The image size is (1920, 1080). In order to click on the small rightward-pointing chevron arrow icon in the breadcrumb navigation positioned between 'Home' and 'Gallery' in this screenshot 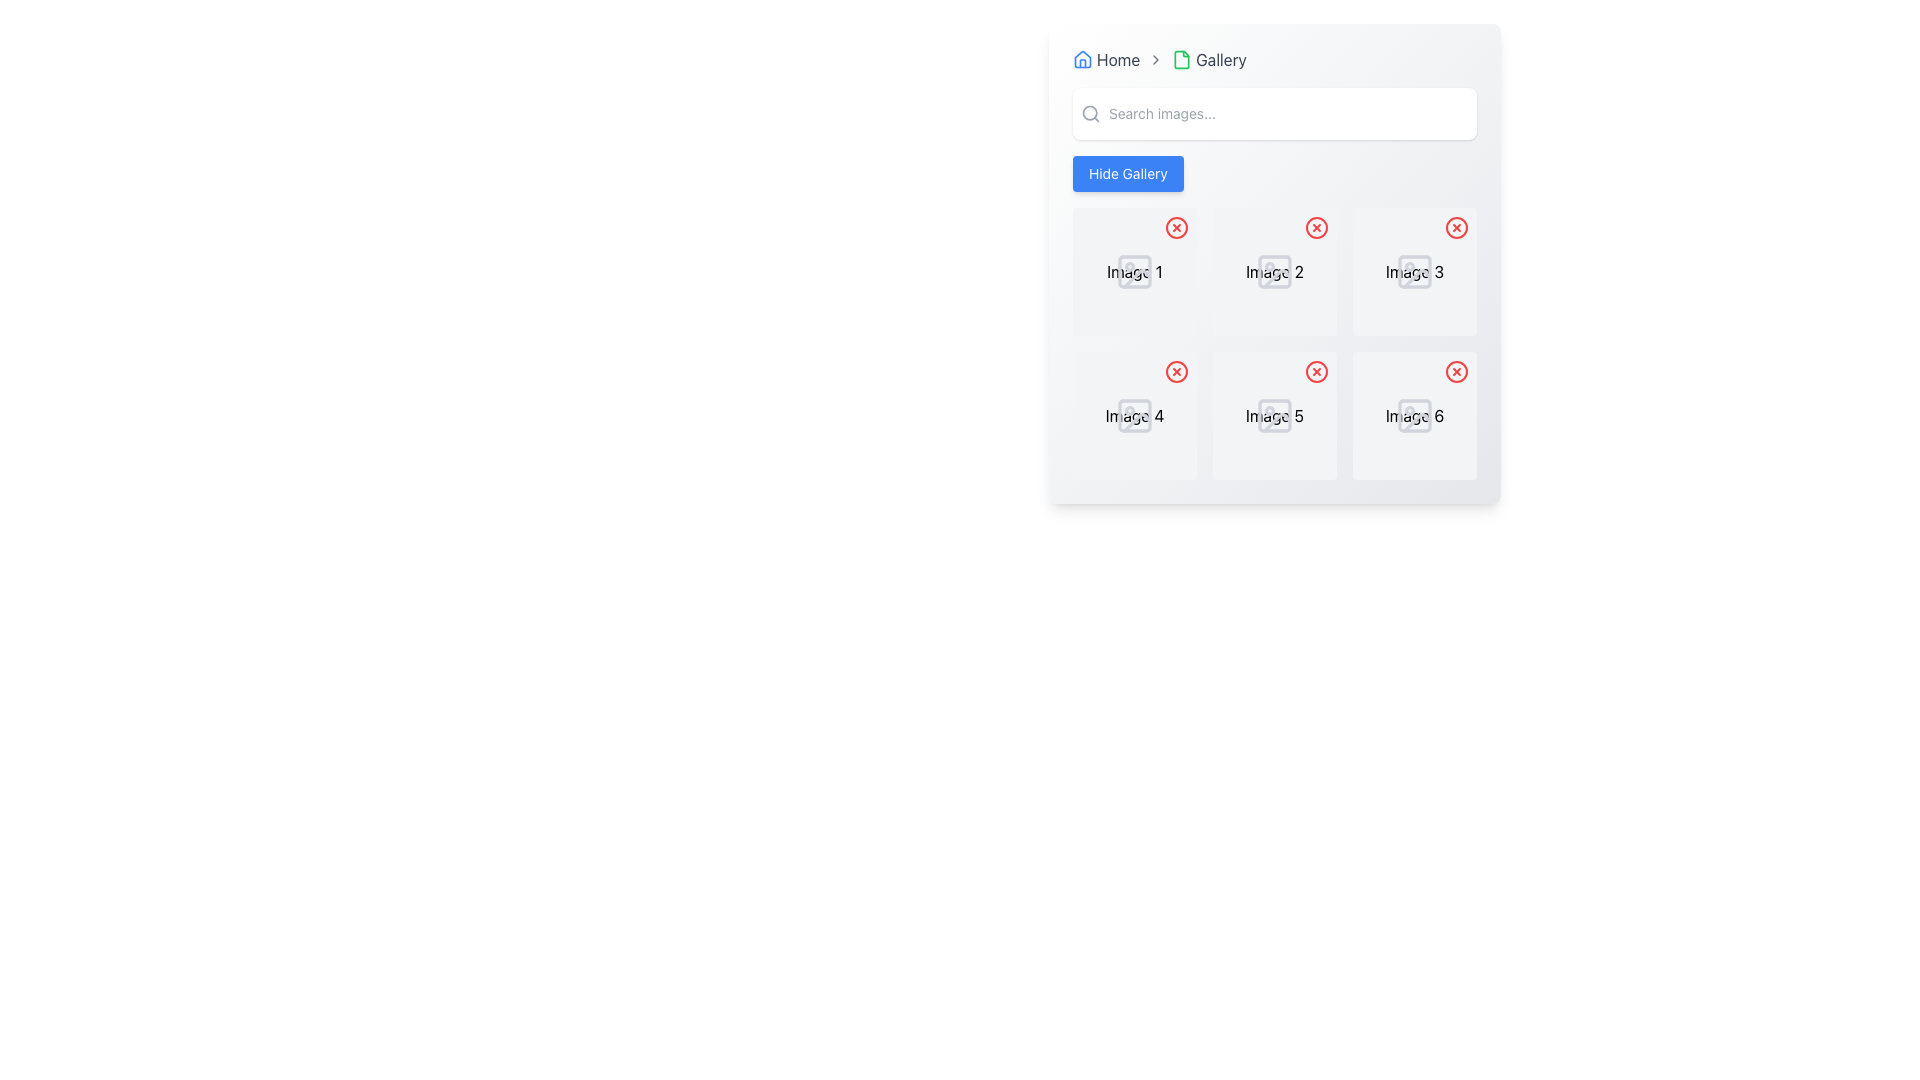, I will do `click(1156, 59)`.